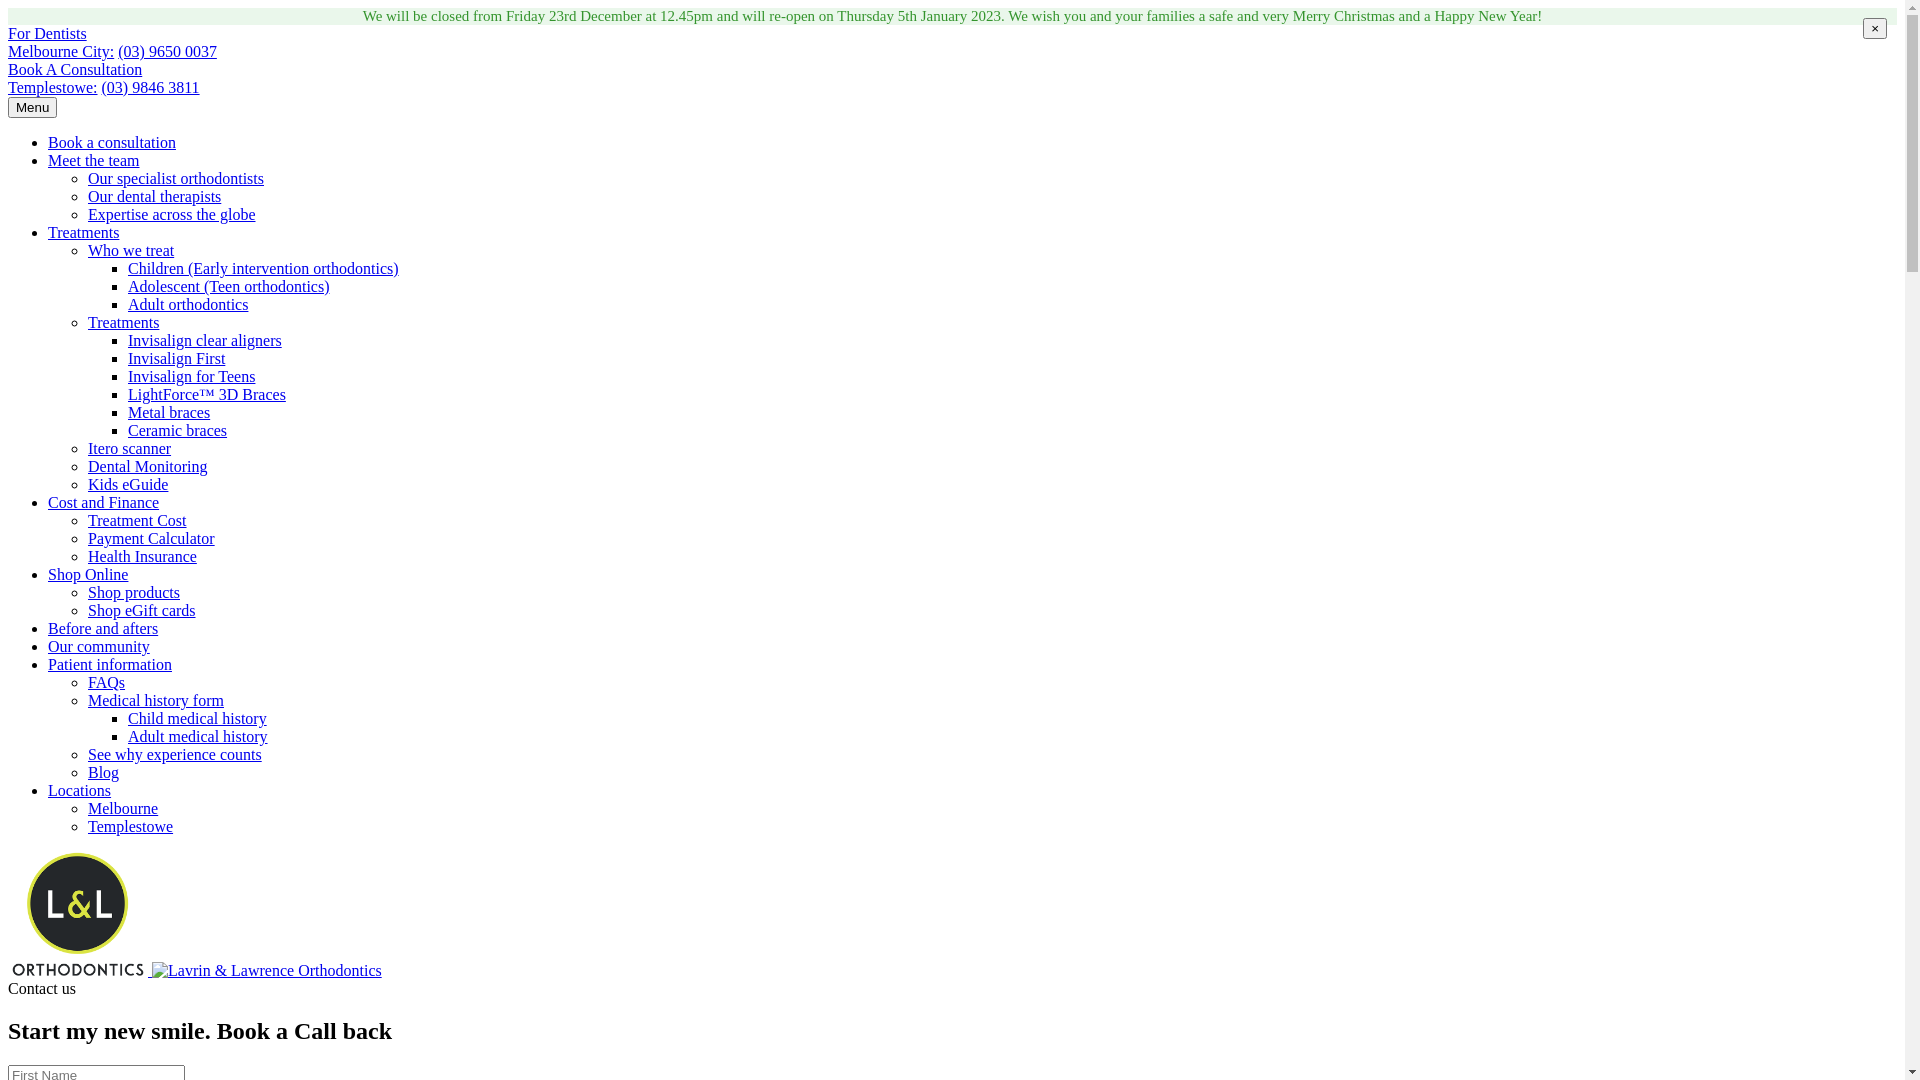 The image size is (1920, 1080). What do you see at coordinates (205, 339) in the screenshot?
I see `'Invisalign clear aligners'` at bounding box center [205, 339].